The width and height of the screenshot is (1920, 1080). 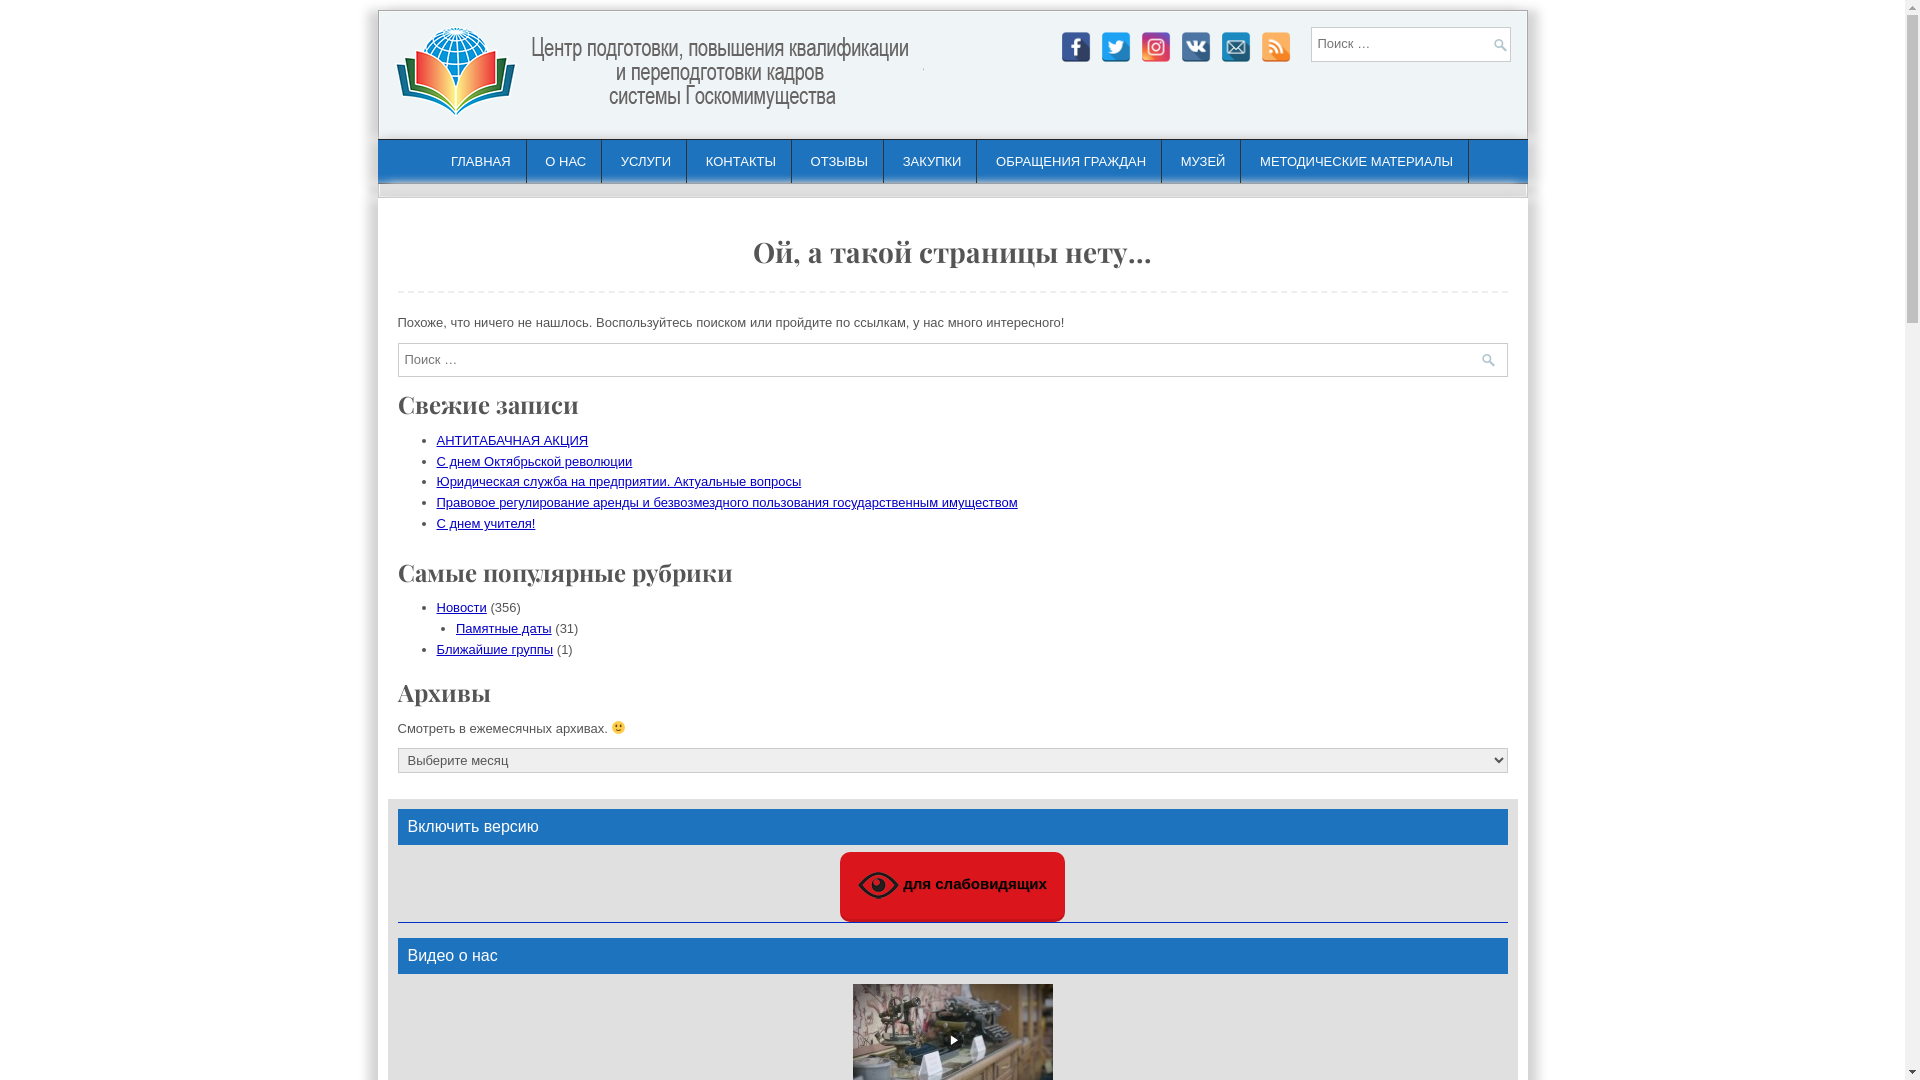 What do you see at coordinates (1233, 45) in the screenshot?
I see `'Email'` at bounding box center [1233, 45].